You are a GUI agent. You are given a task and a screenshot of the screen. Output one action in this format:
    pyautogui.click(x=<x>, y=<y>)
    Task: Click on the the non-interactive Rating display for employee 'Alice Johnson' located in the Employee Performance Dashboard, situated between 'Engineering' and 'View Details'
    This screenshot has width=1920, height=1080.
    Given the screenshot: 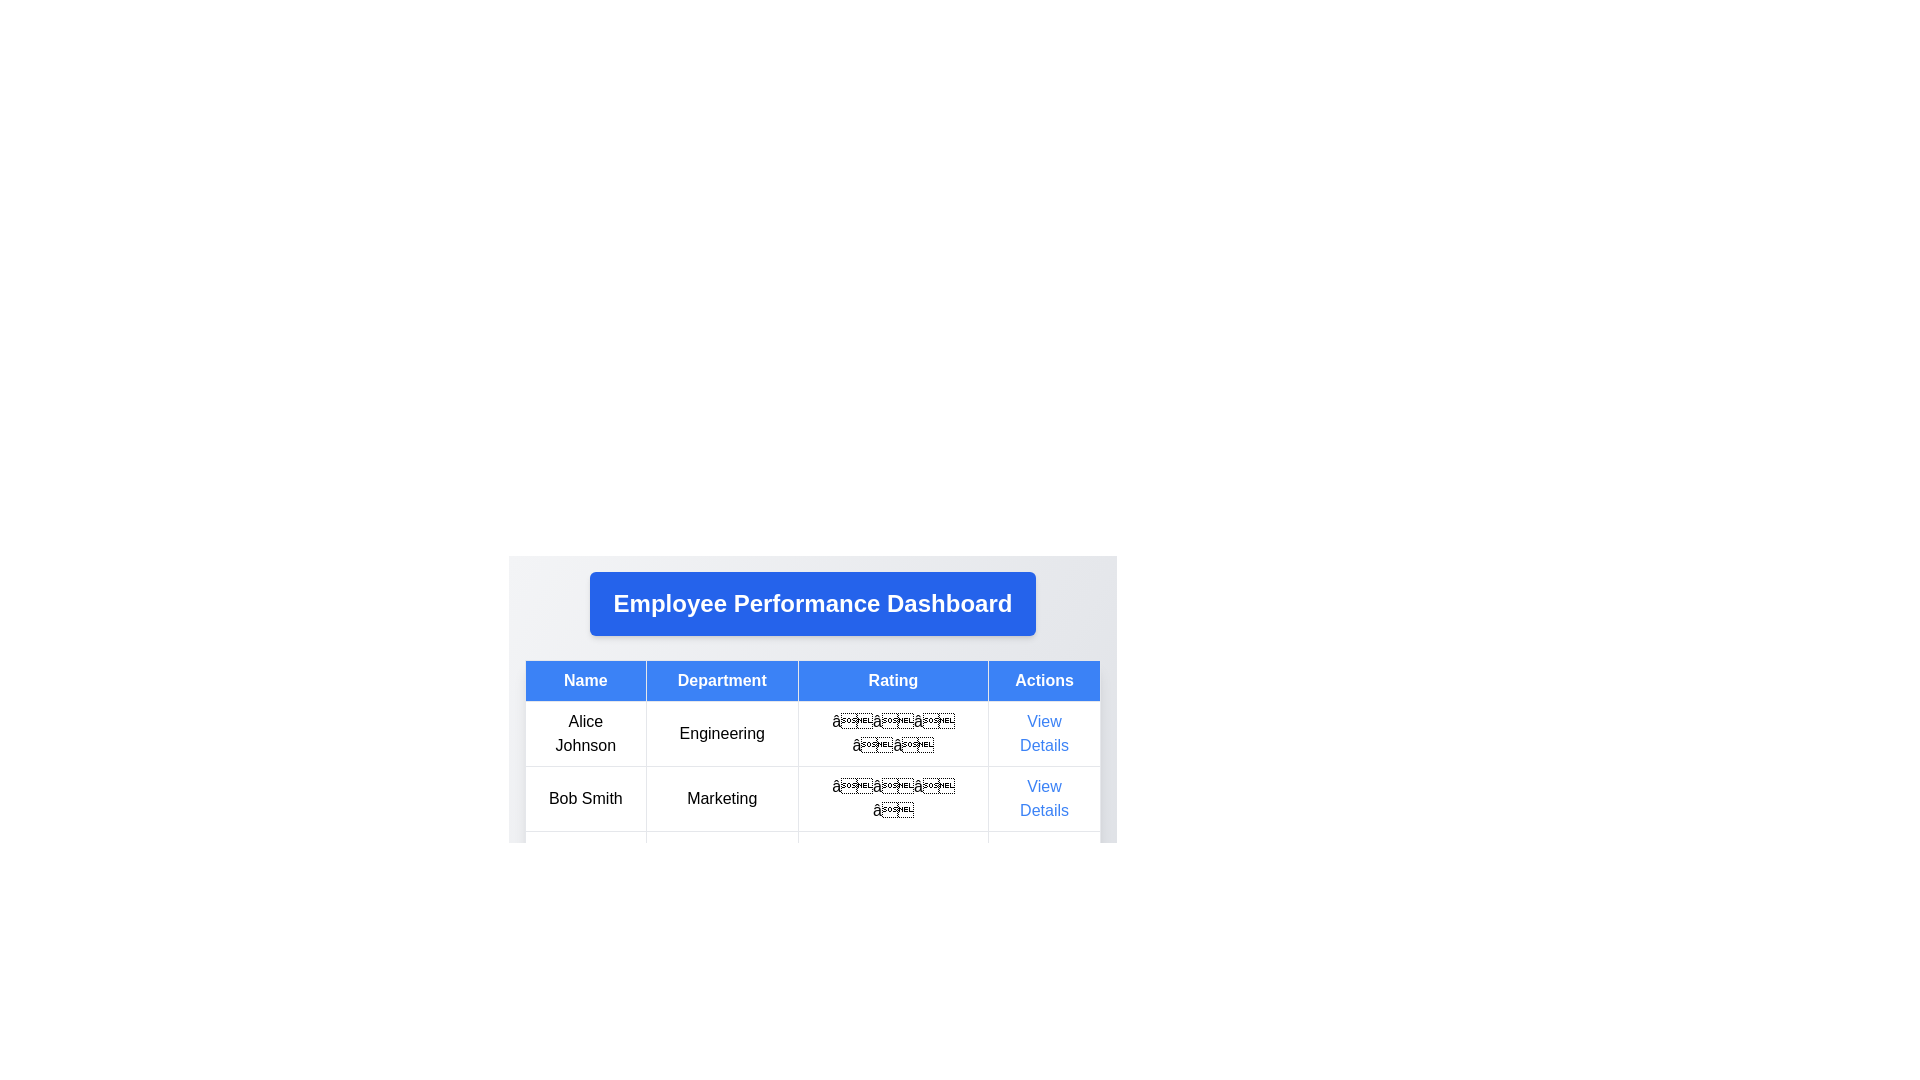 What is the action you would take?
    pyautogui.click(x=892, y=733)
    